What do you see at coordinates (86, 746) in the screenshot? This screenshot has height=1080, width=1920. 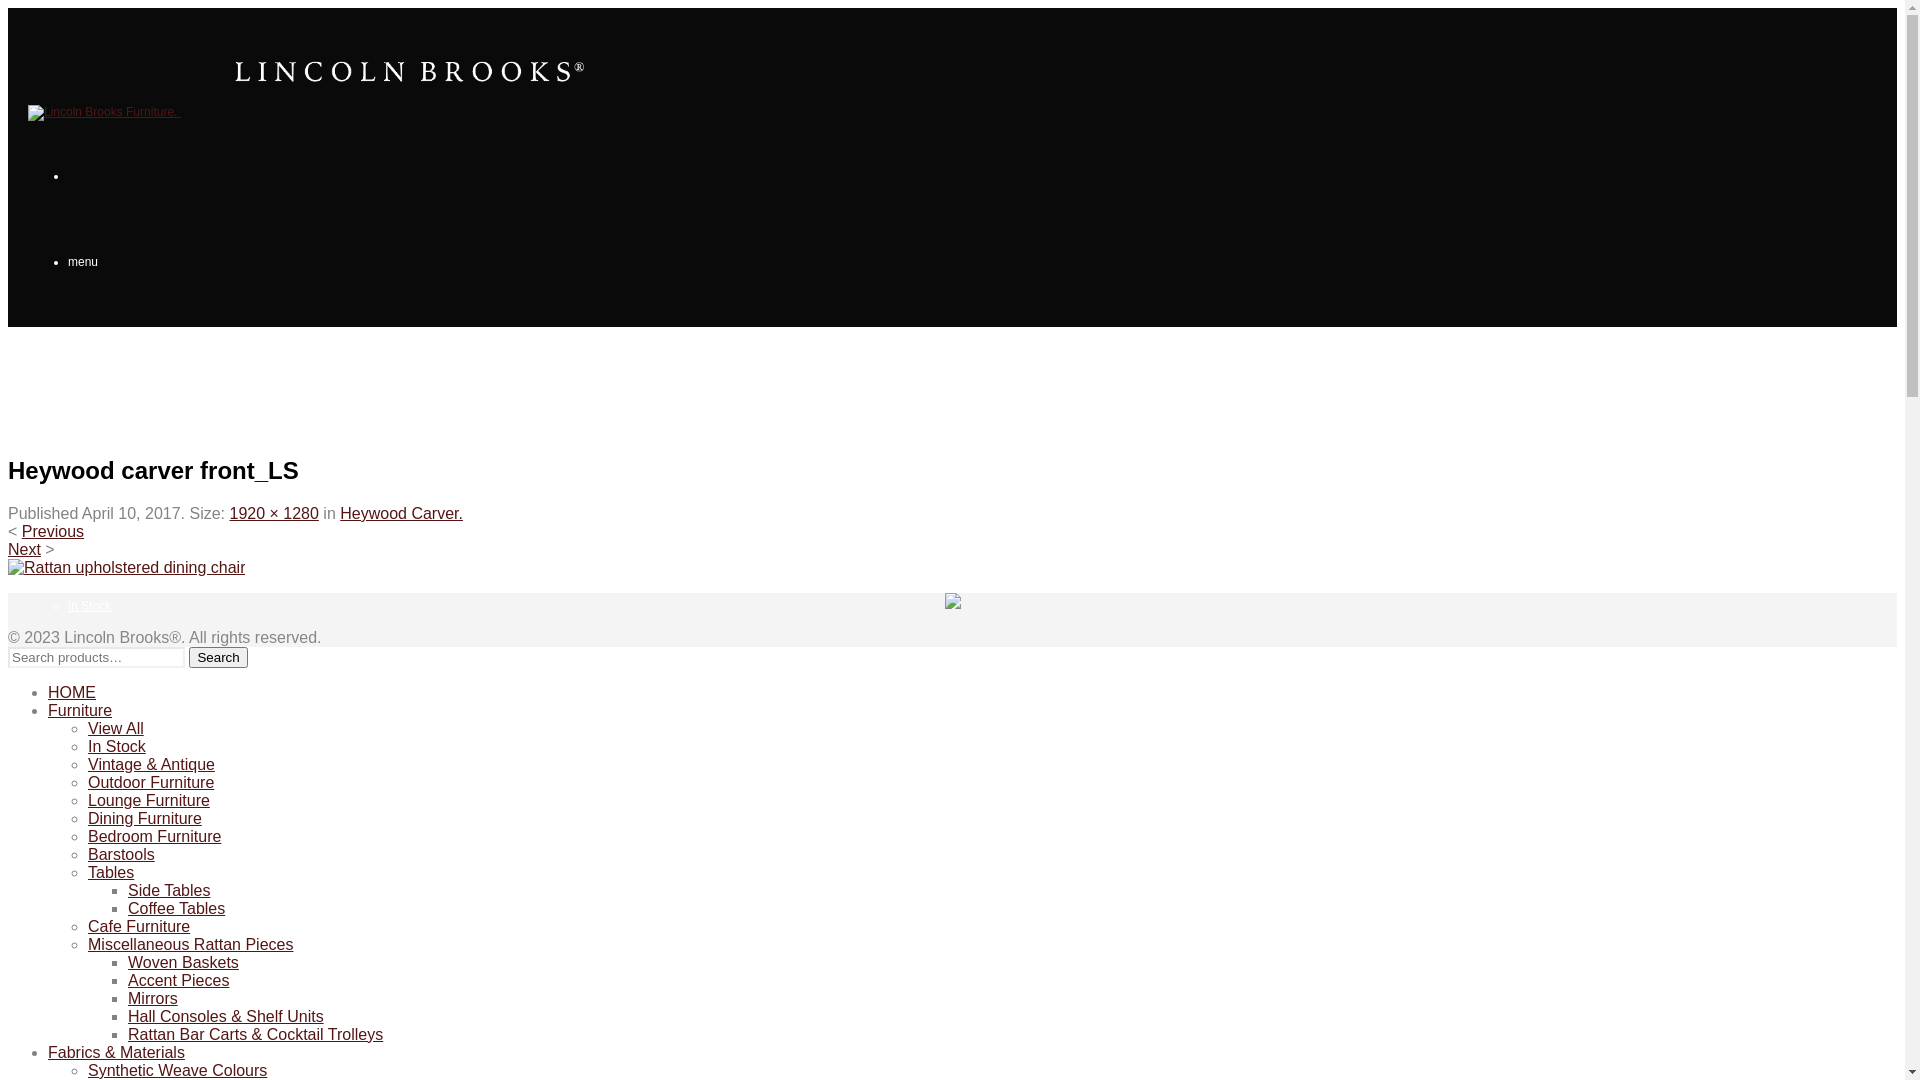 I see `'In Stock'` at bounding box center [86, 746].